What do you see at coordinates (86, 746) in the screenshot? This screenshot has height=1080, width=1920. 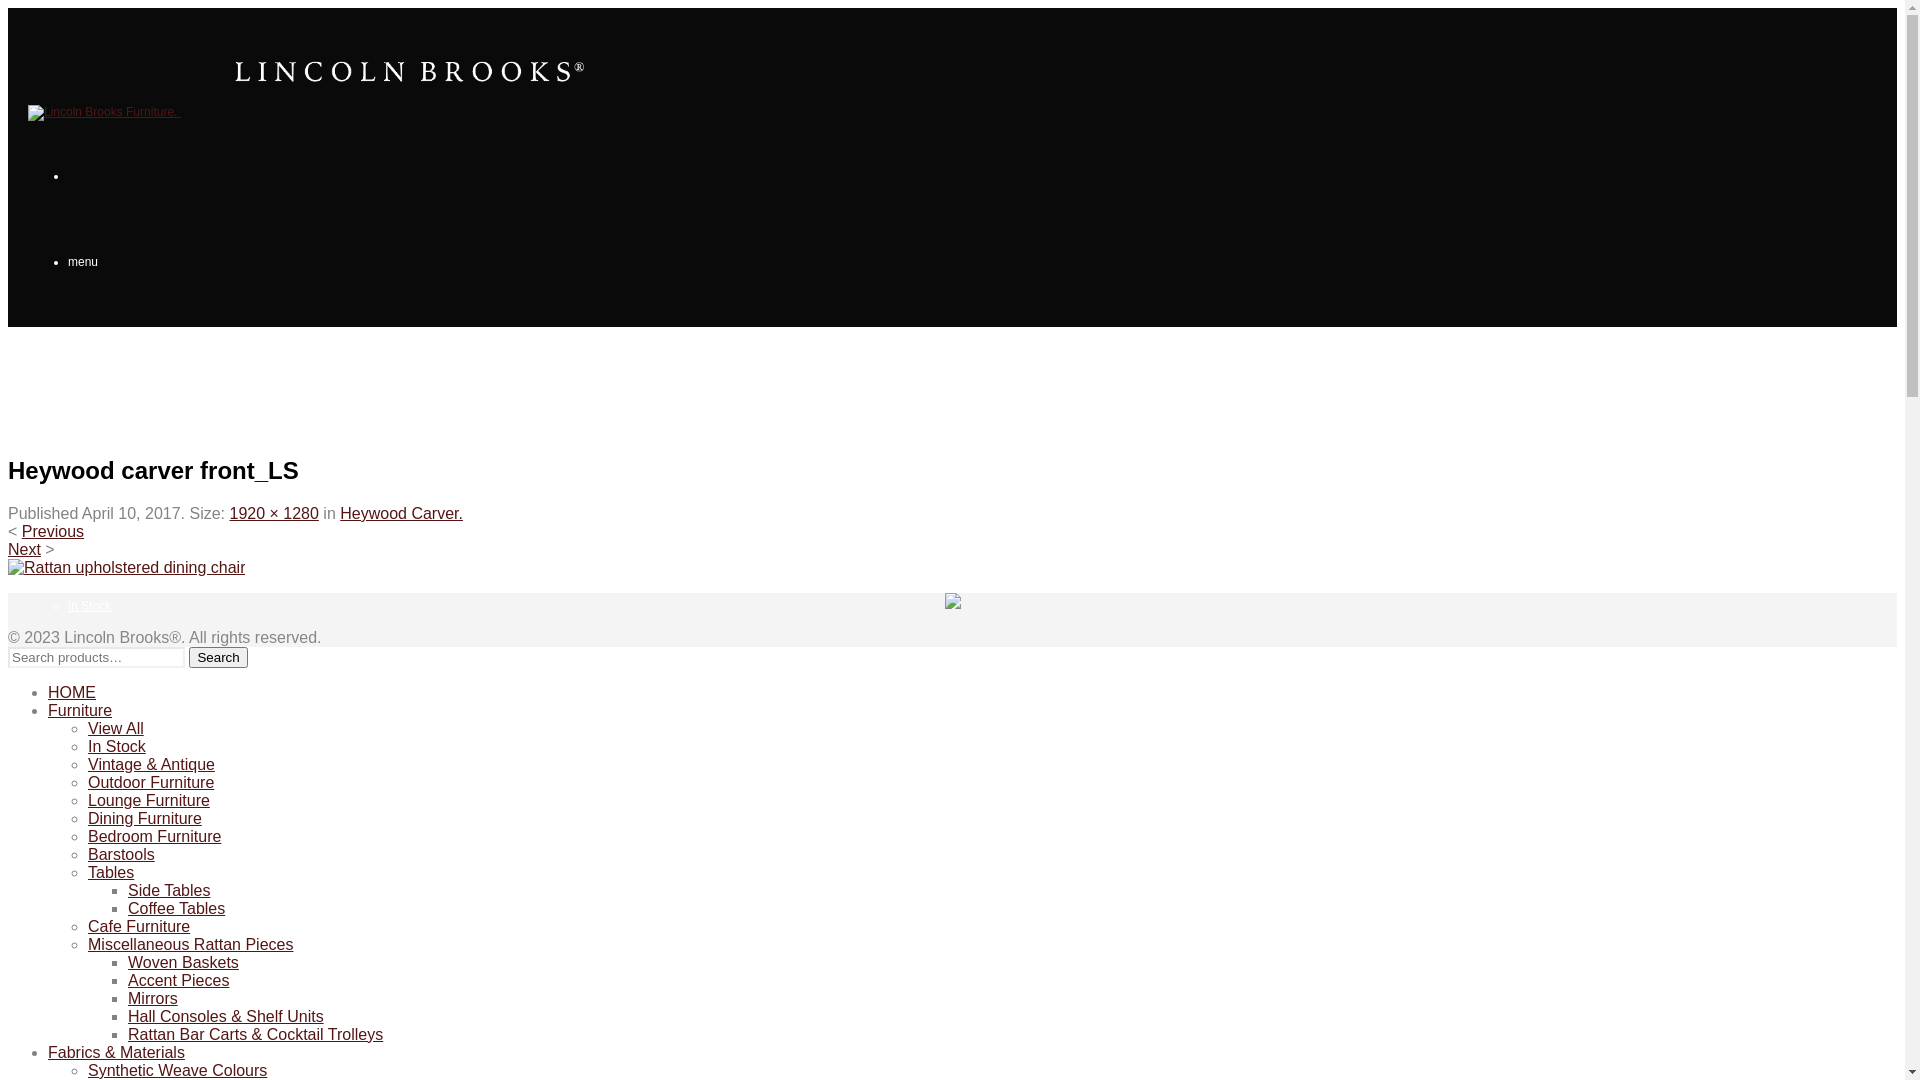 I see `'In Stock'` at bounding box center [86, 746].